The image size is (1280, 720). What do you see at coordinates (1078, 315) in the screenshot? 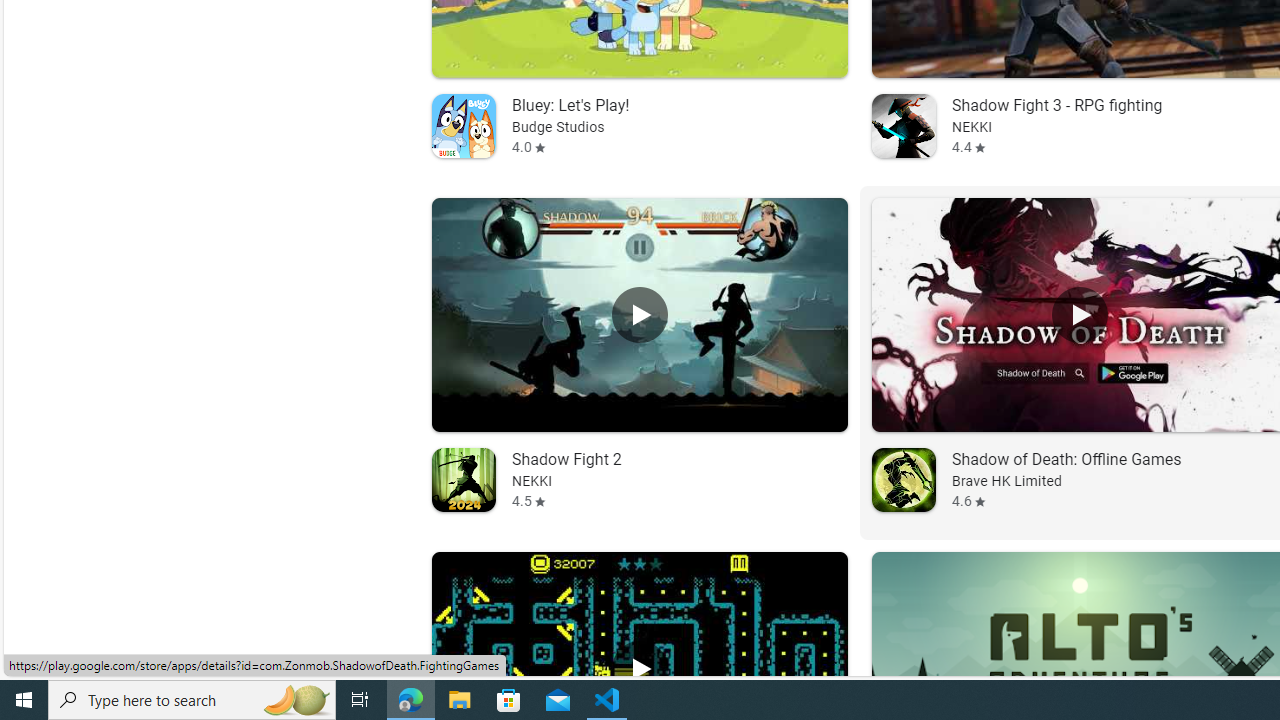
I see `'Play Shadow of Death: Offline Games'` at bounding box center [1078, 315].